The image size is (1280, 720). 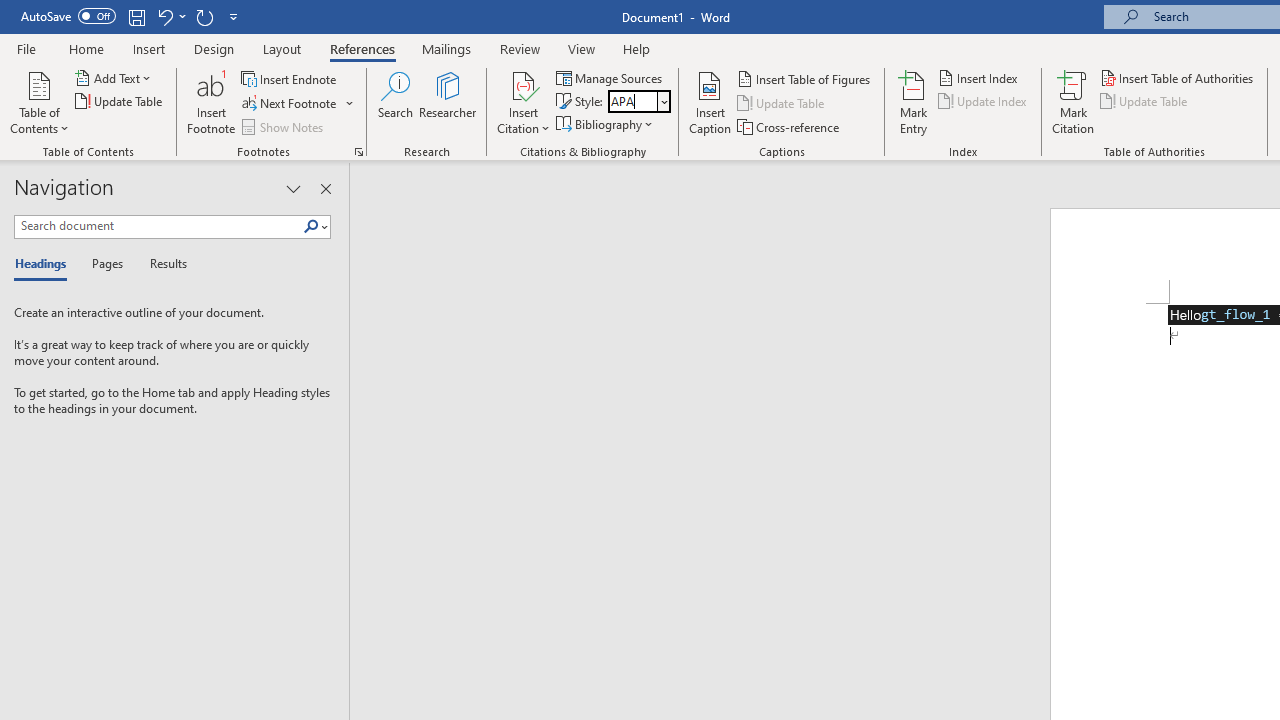 What do you see at coordinates (636, 48) in the screenshot?
I see `'Help'` at bounding box center [636, 48].